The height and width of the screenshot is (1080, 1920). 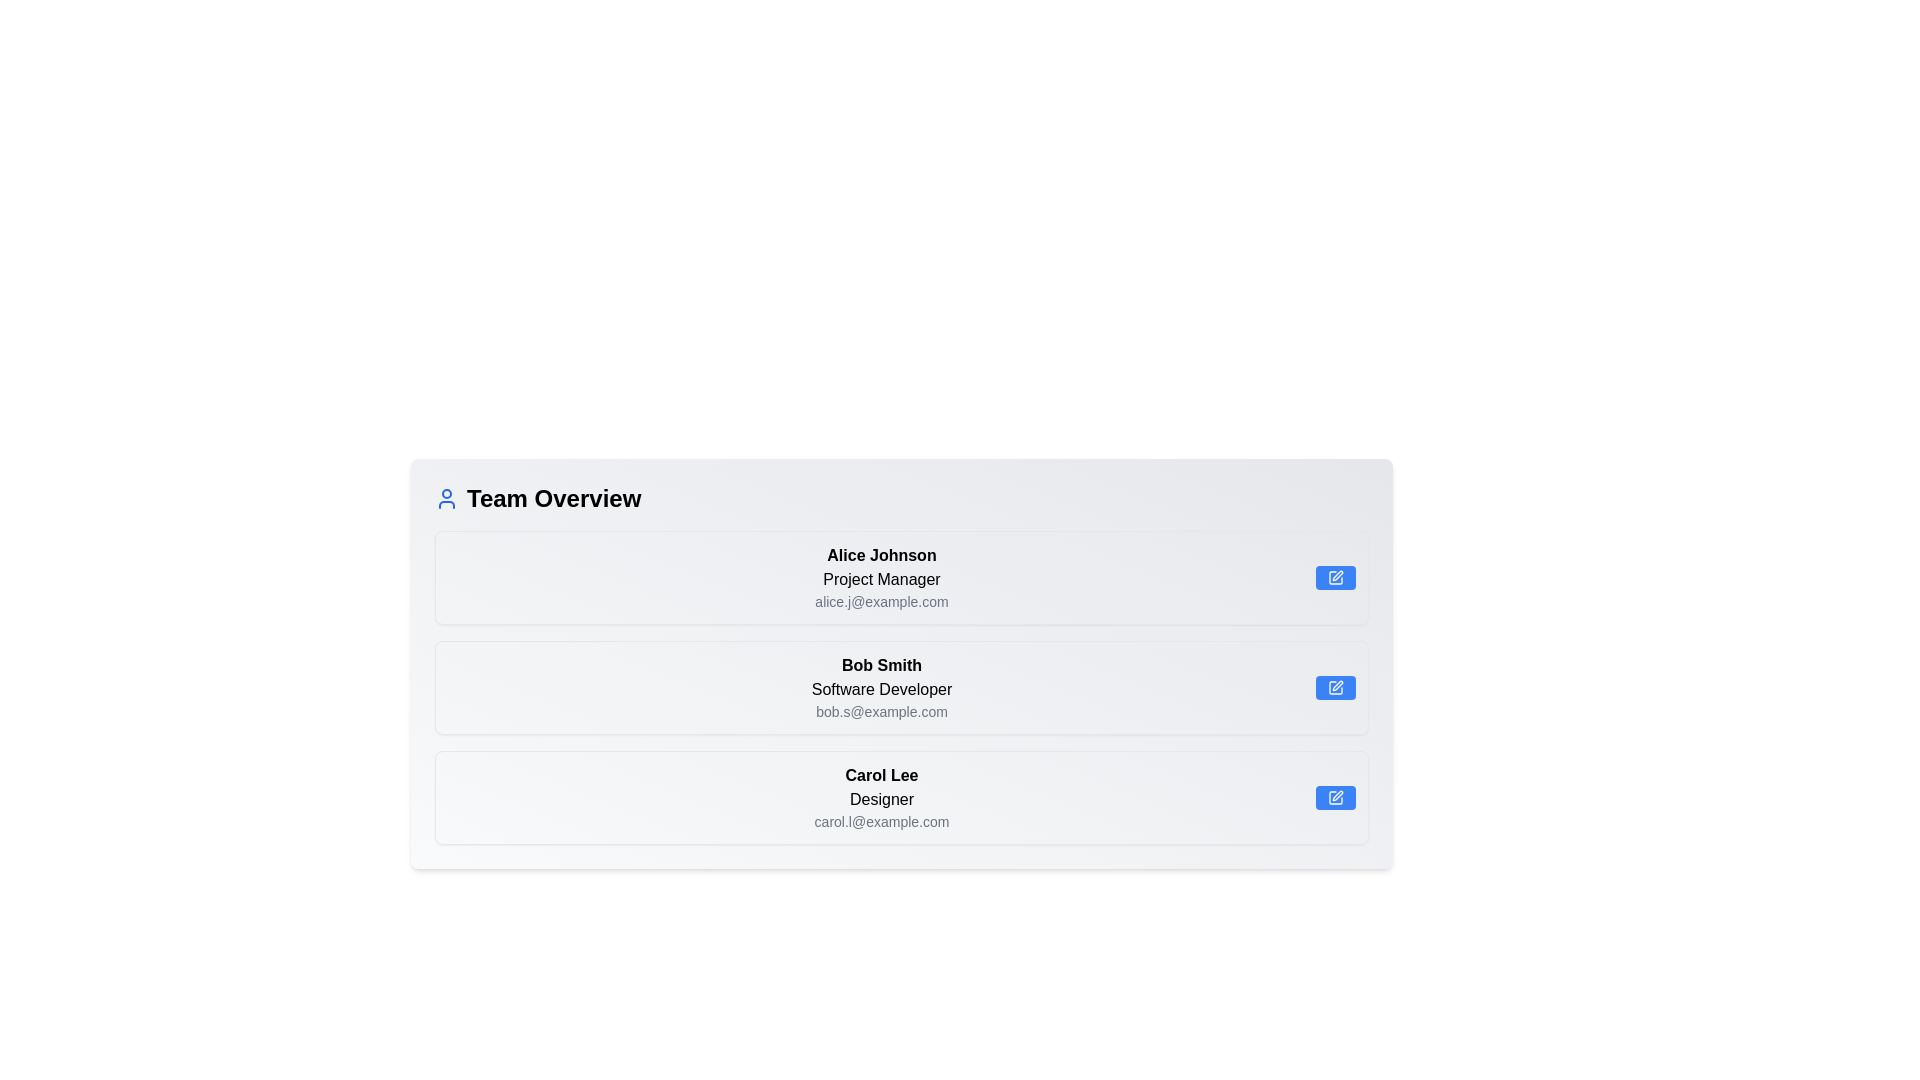 What do you see at coordinates (881, 579) in the screenshot?
I see `the 'Project Manager' text label, which is centrally aligned below 'Alice Johnson' and above 'alice.j@example.com' in the 'Team Overview' section` at bounding box center [881, 579].